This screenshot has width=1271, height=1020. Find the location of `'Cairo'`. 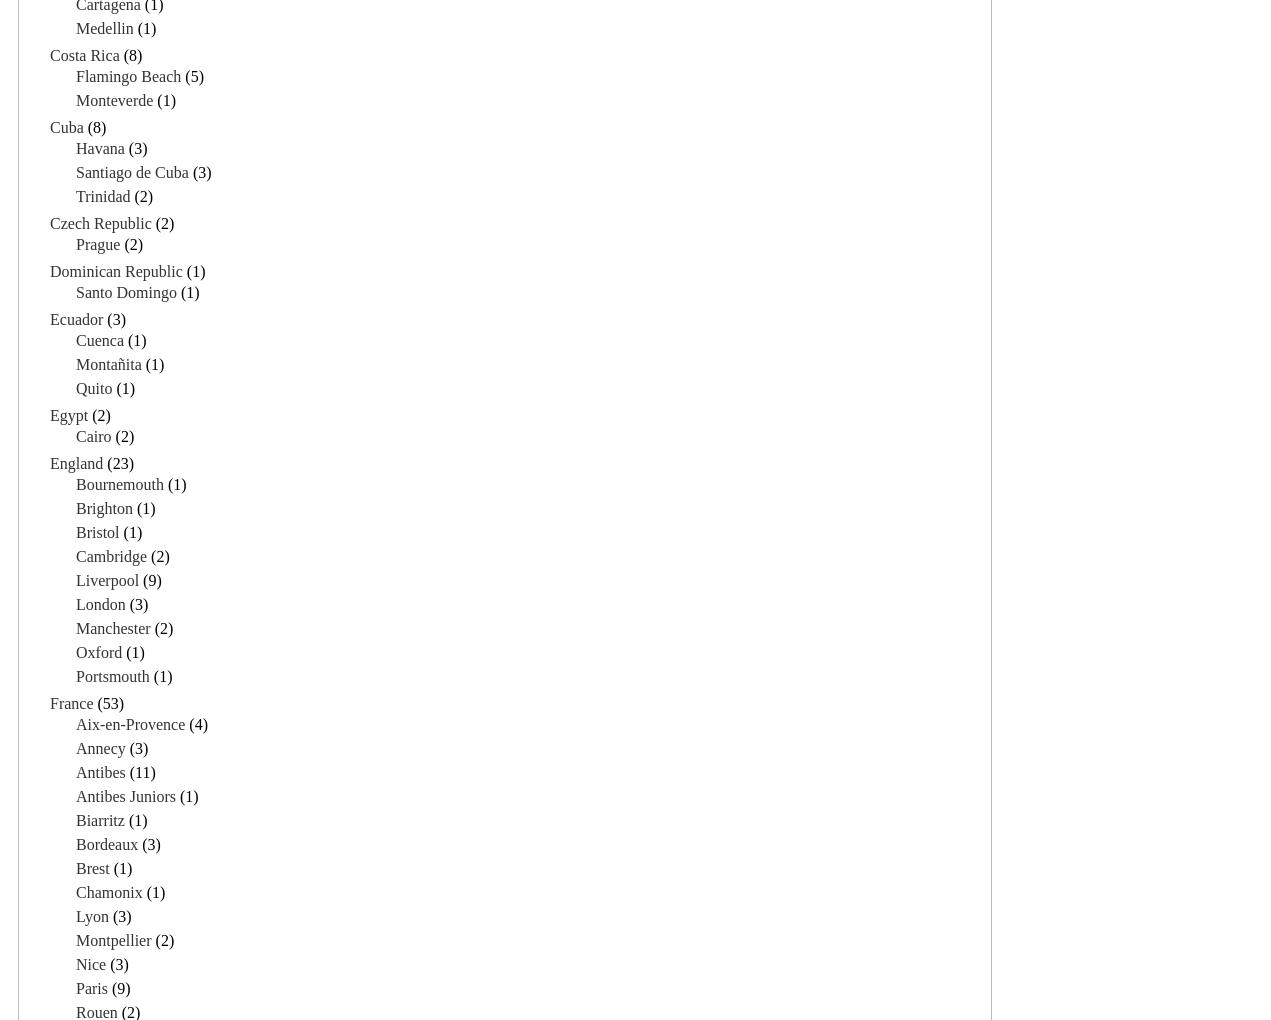

'Cairo' is located at coordinates (93, 434).